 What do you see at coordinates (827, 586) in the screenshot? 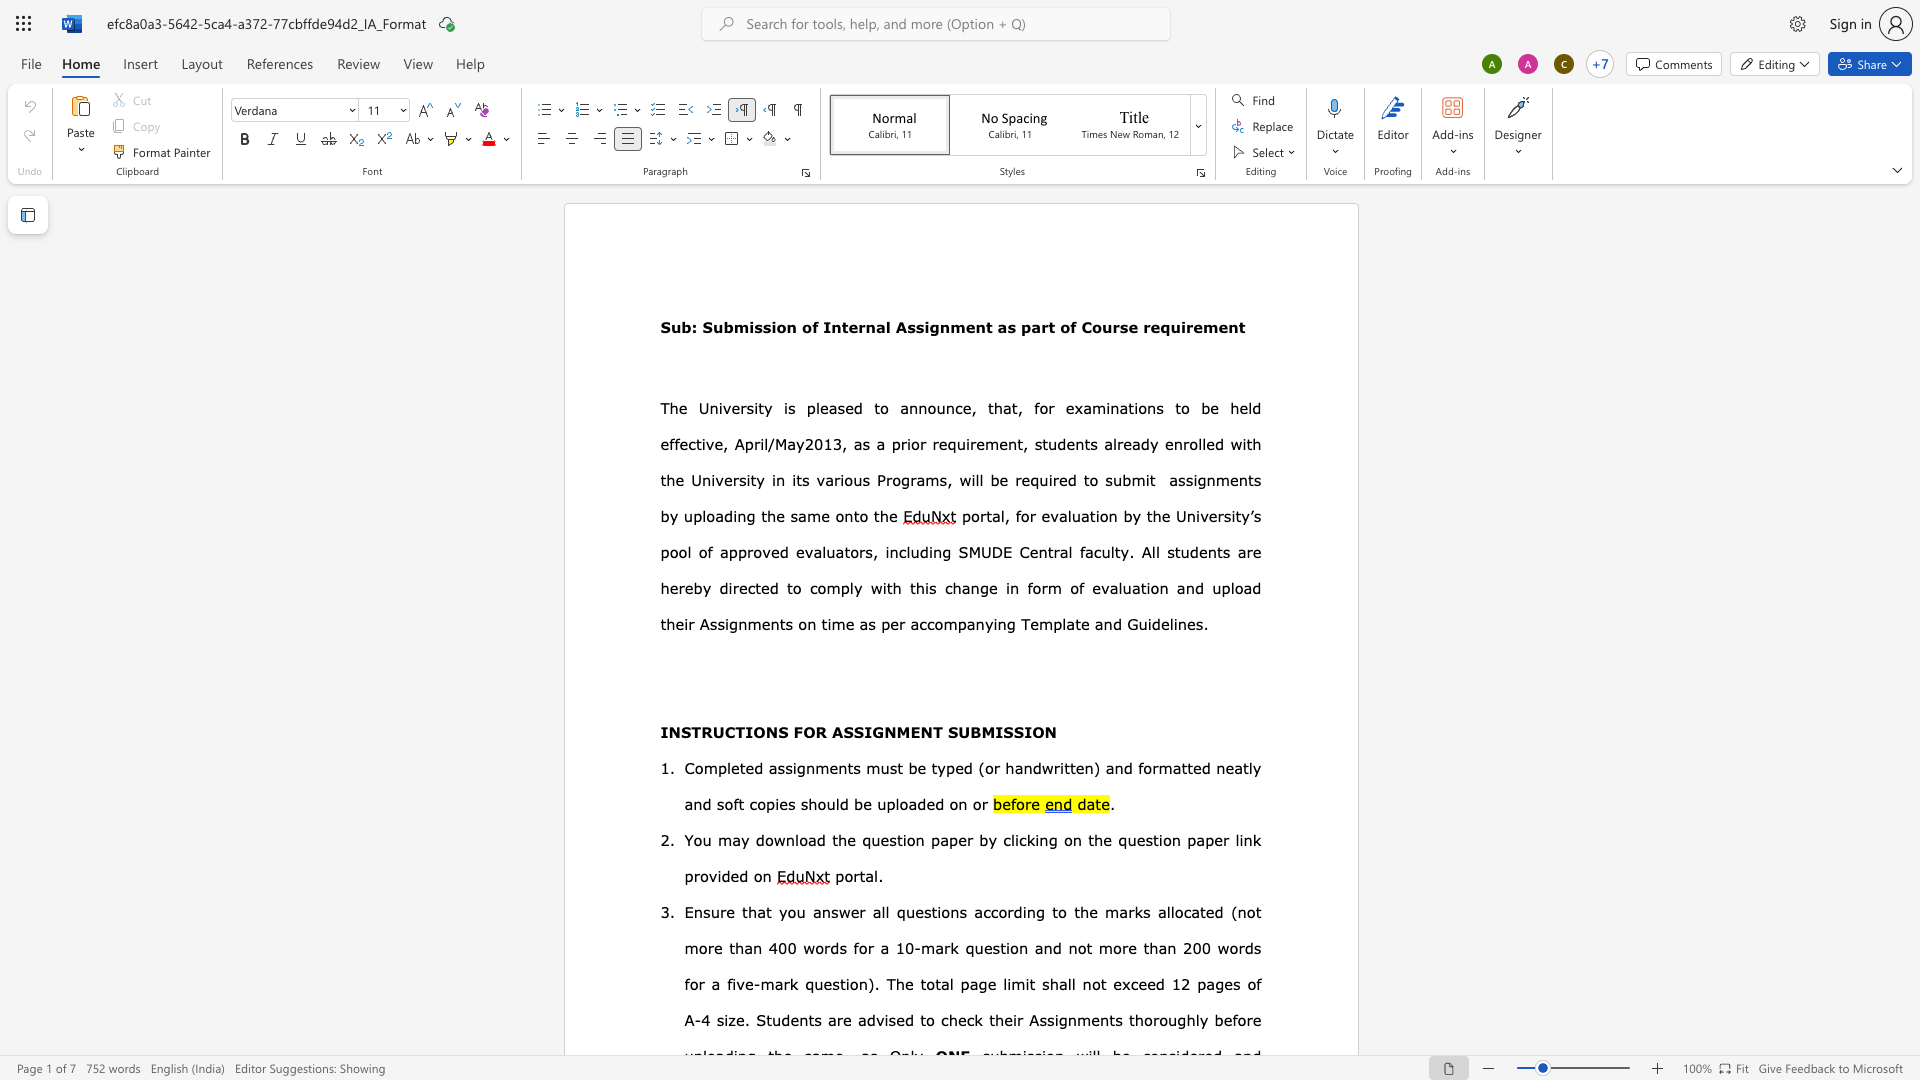
I see `the space between the continuous character "o" and "m" in the text` at bounding box center [827, 586].